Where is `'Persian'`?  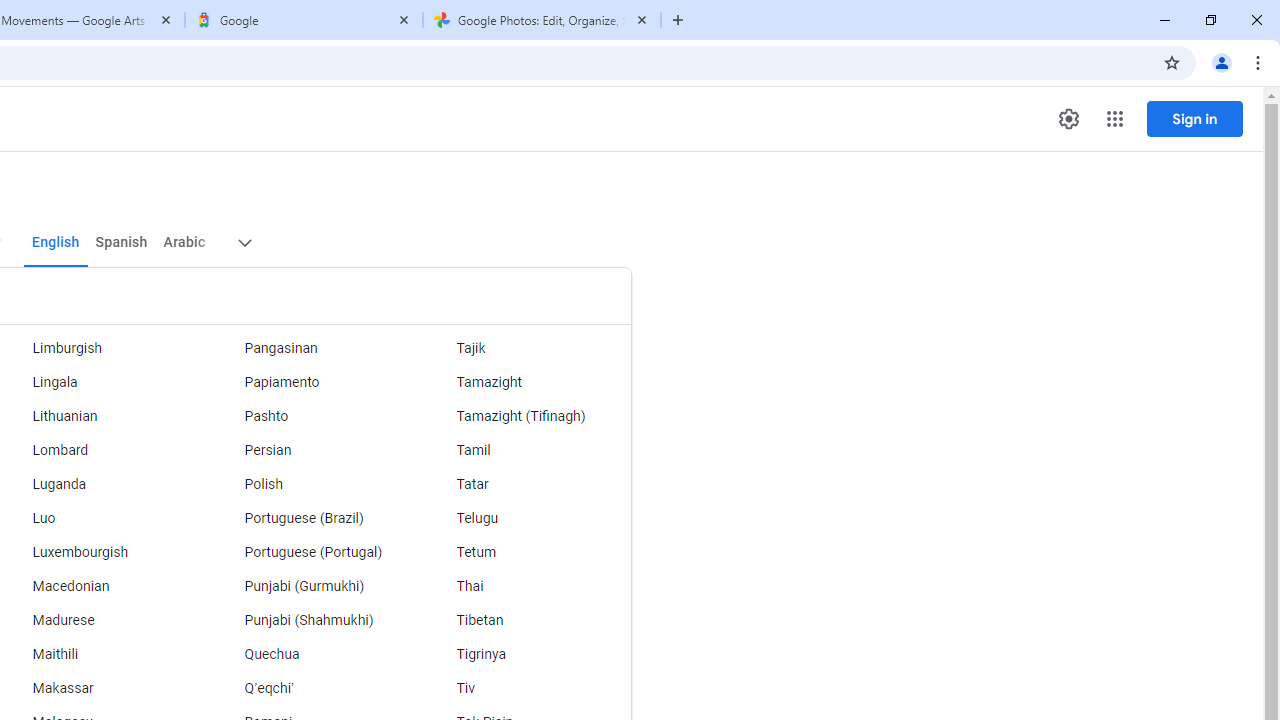 'Persian' is located at coordinates (311, 451).